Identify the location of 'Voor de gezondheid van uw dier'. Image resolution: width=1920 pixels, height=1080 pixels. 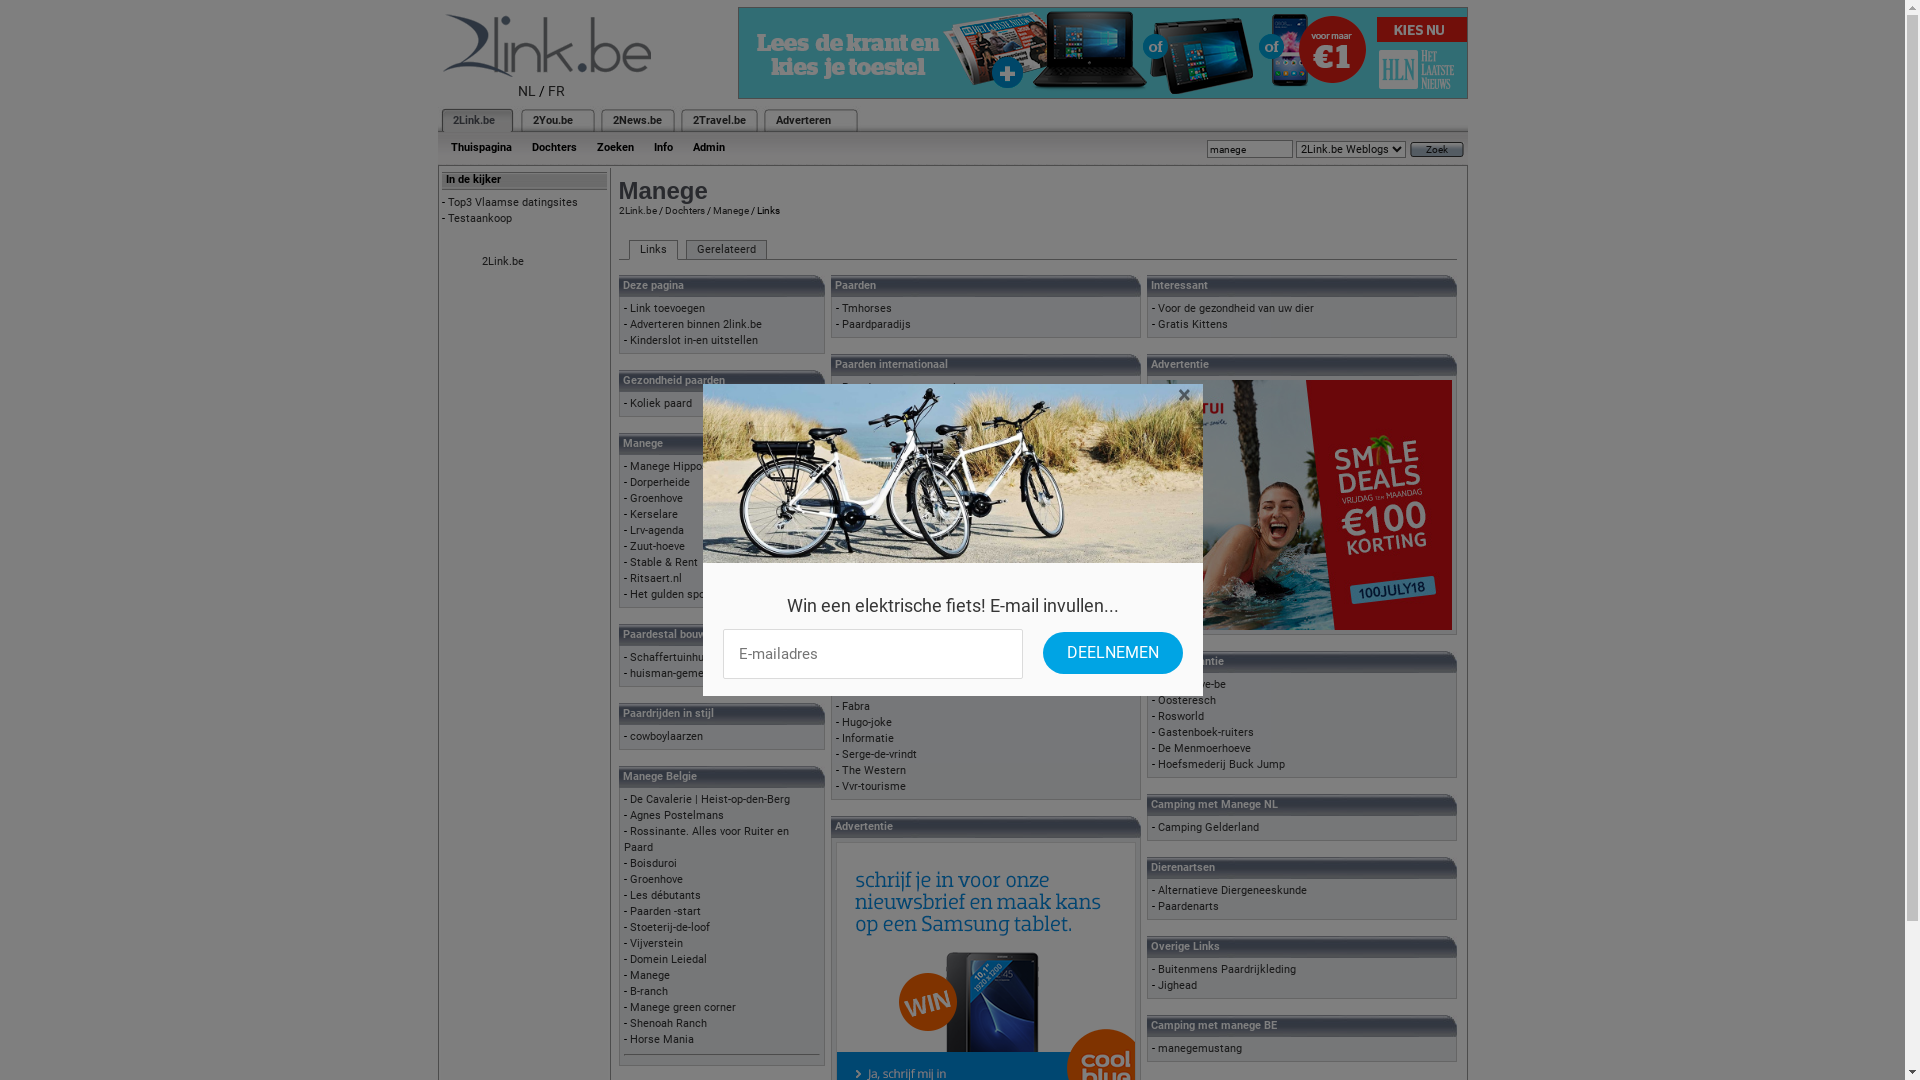
(1235, 308).